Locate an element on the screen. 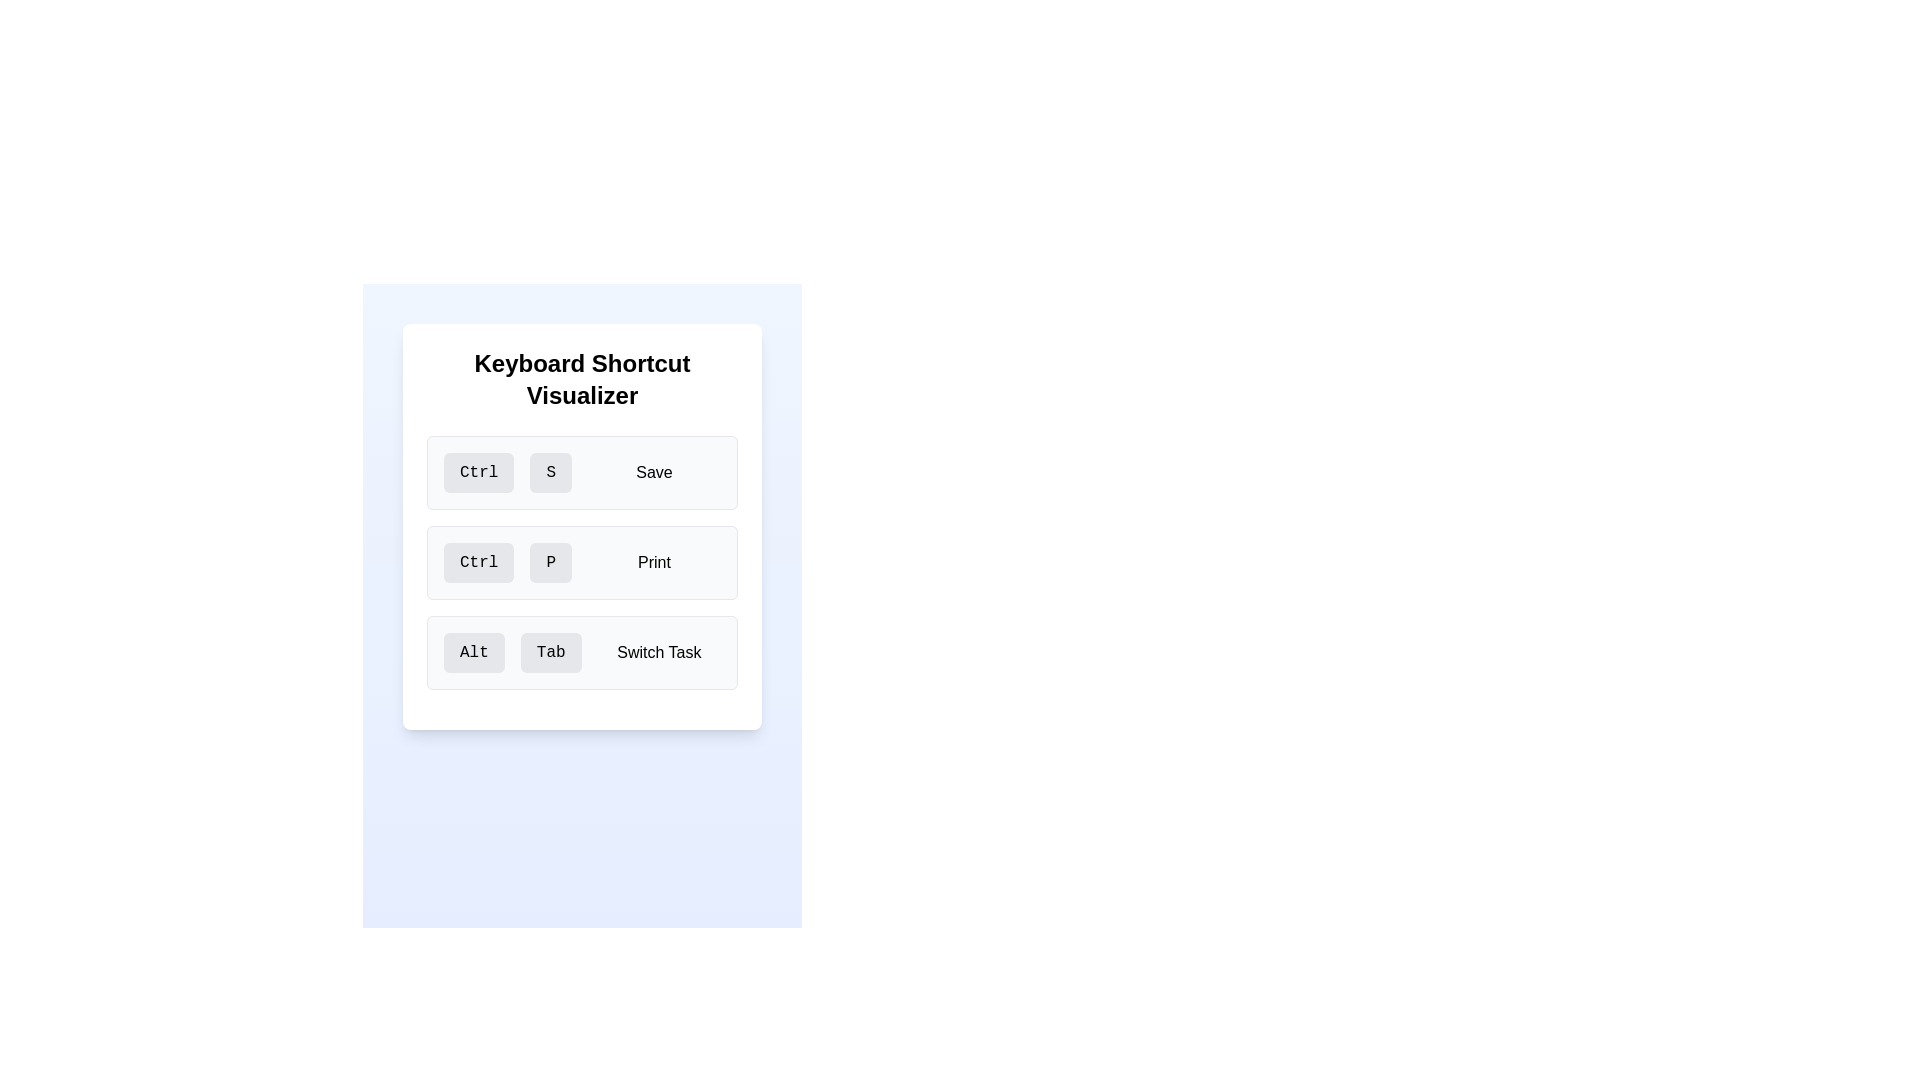  the 'Alt' button, which is a rectangular button with rounded corners displaying the text 'Alt' in bold black font, located in the lower half of the 'Keyboard Shortcut Visualizer' component is located at coordinates (473, 652).